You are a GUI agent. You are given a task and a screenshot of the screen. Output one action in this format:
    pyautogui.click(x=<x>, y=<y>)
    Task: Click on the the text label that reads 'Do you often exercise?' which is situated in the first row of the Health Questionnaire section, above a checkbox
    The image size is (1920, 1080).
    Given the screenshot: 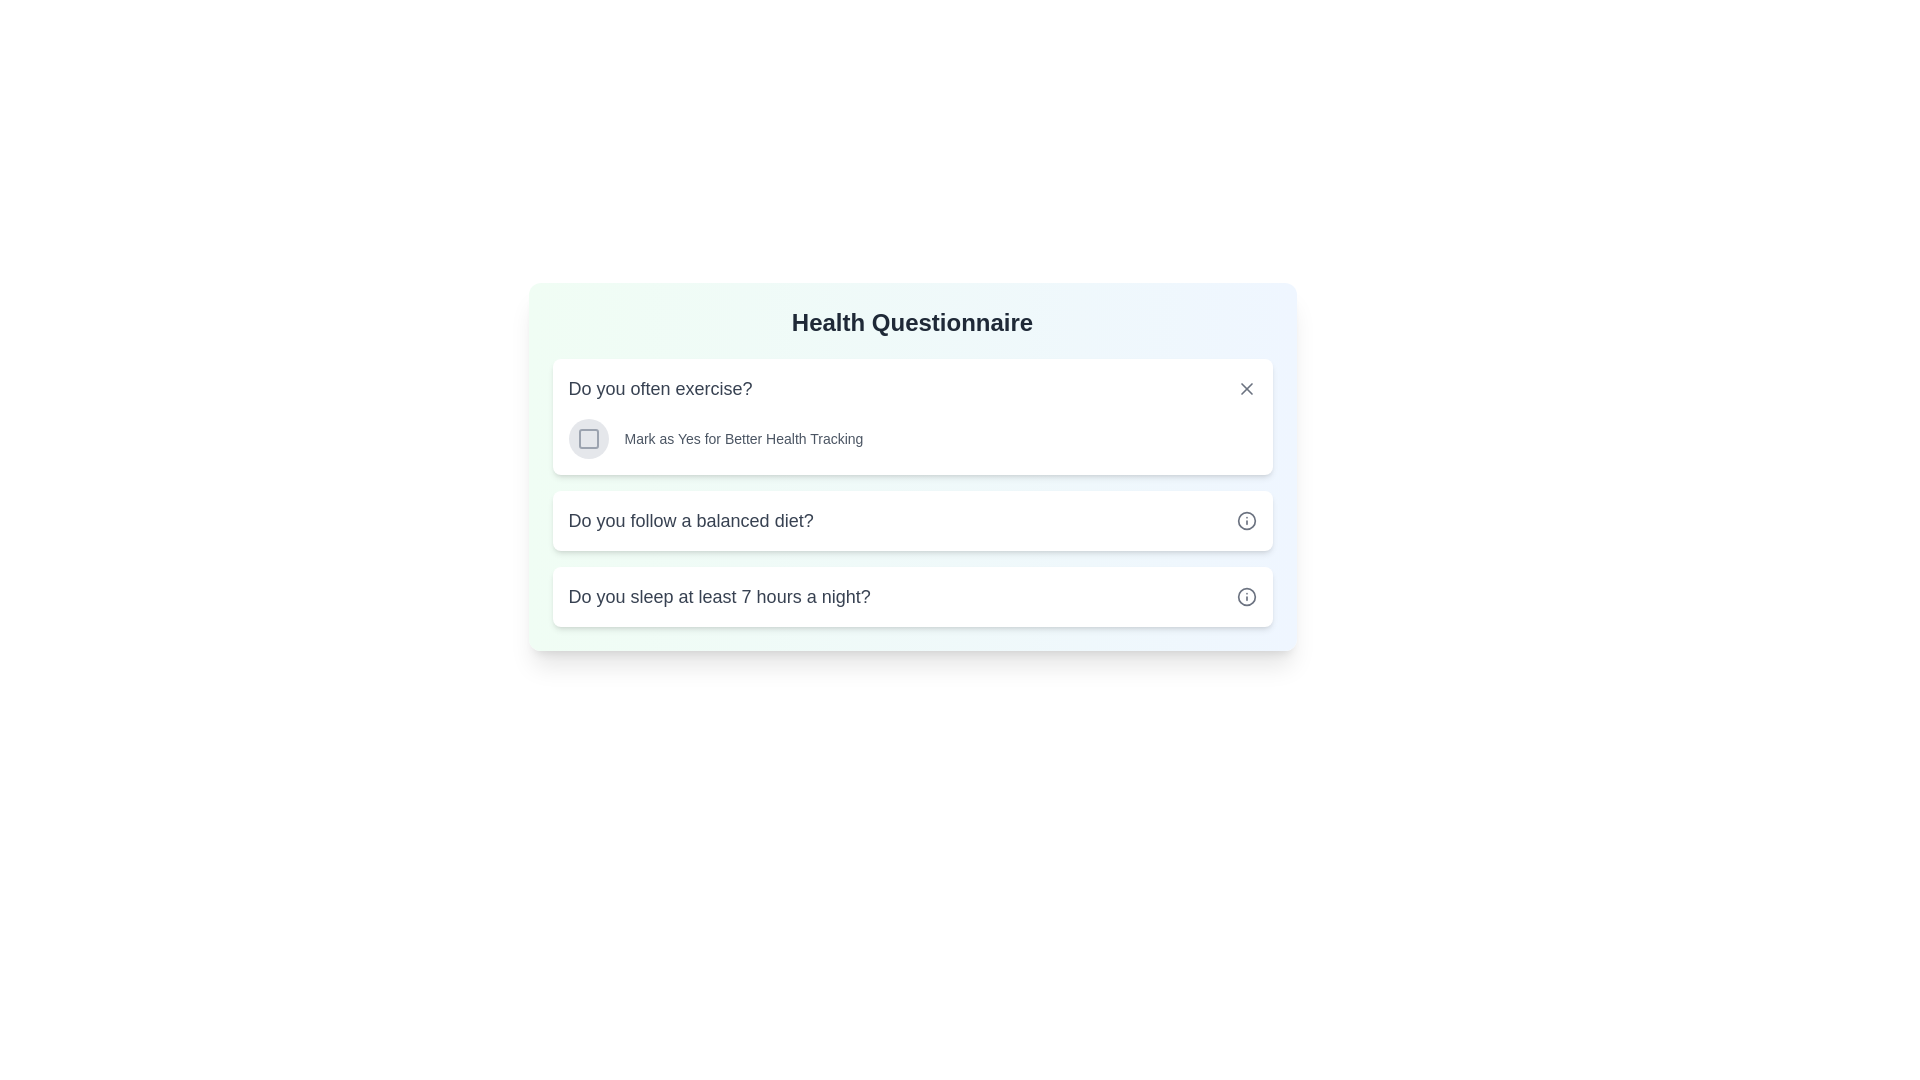 What is the action you would take?
    pyautogui.click(x=660, y=389)
    